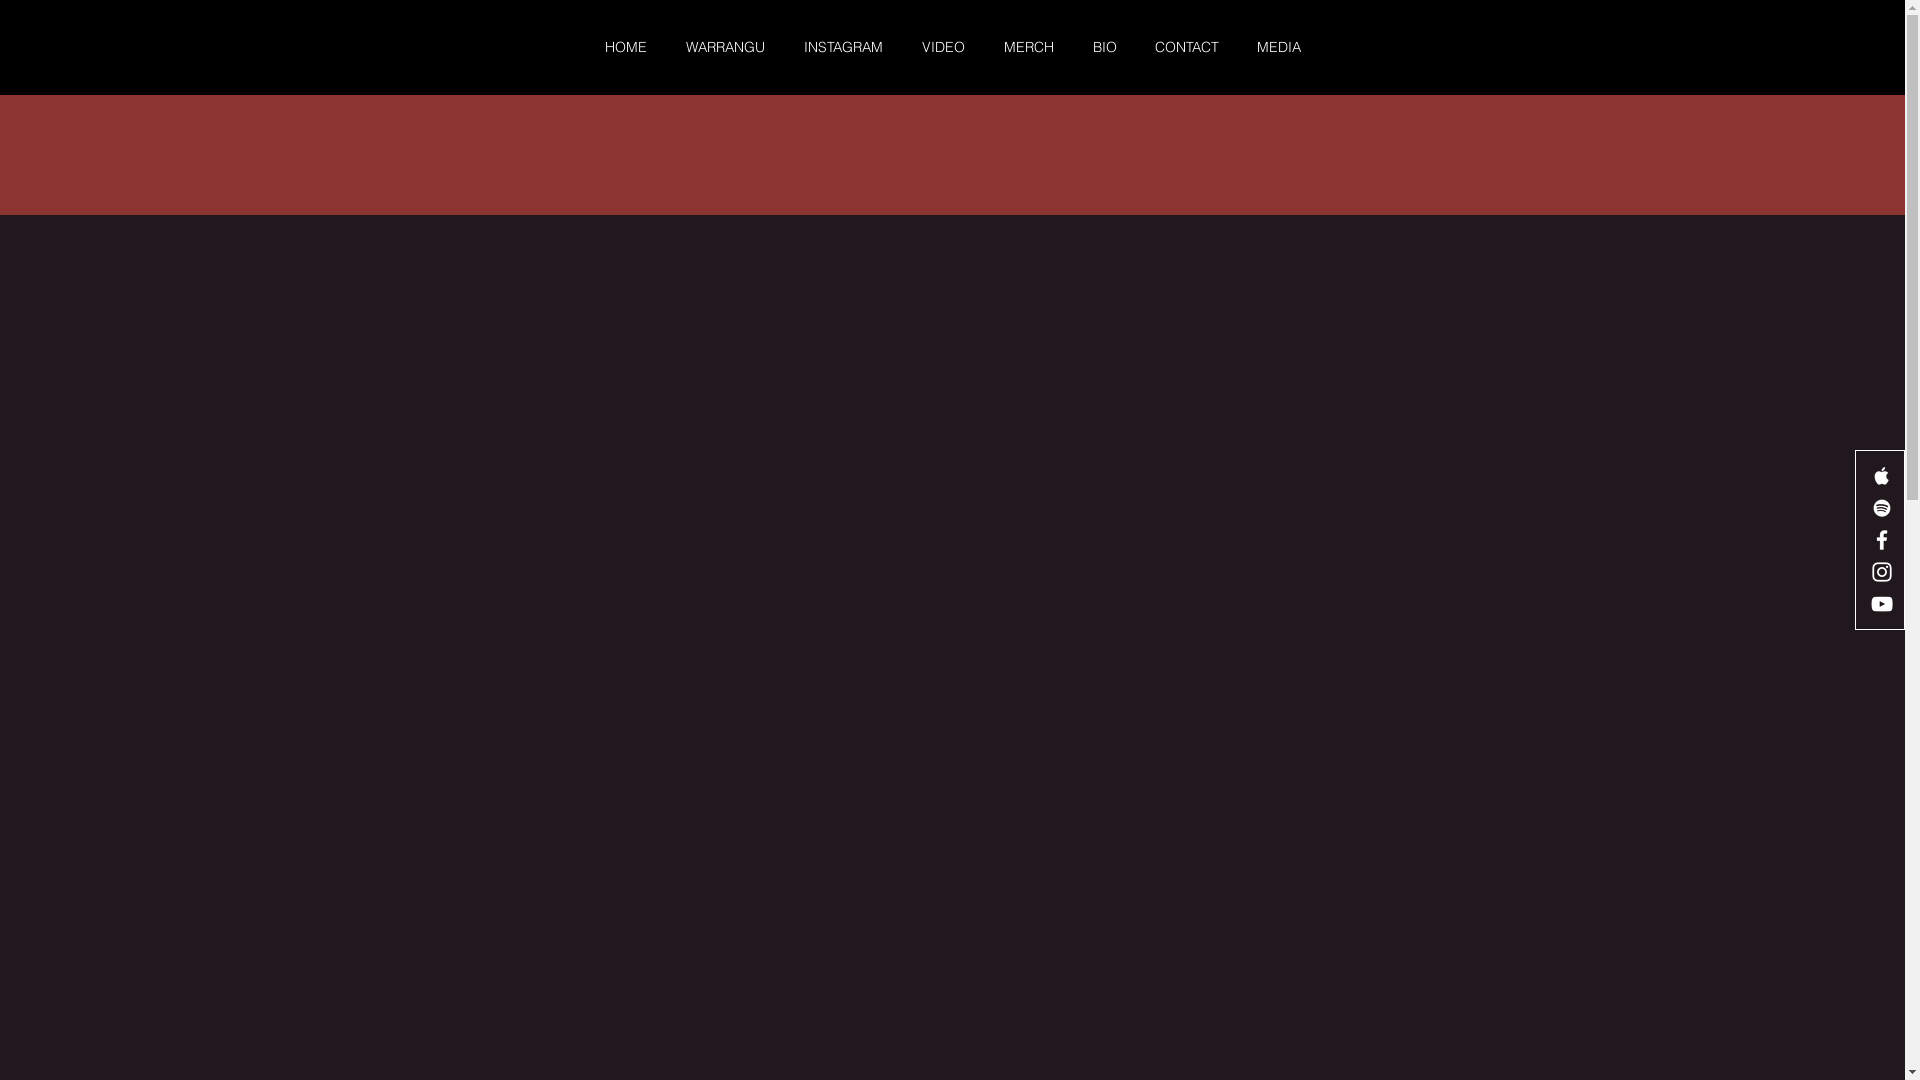  I want to click on 'CONTACT', so click(1136, 46).